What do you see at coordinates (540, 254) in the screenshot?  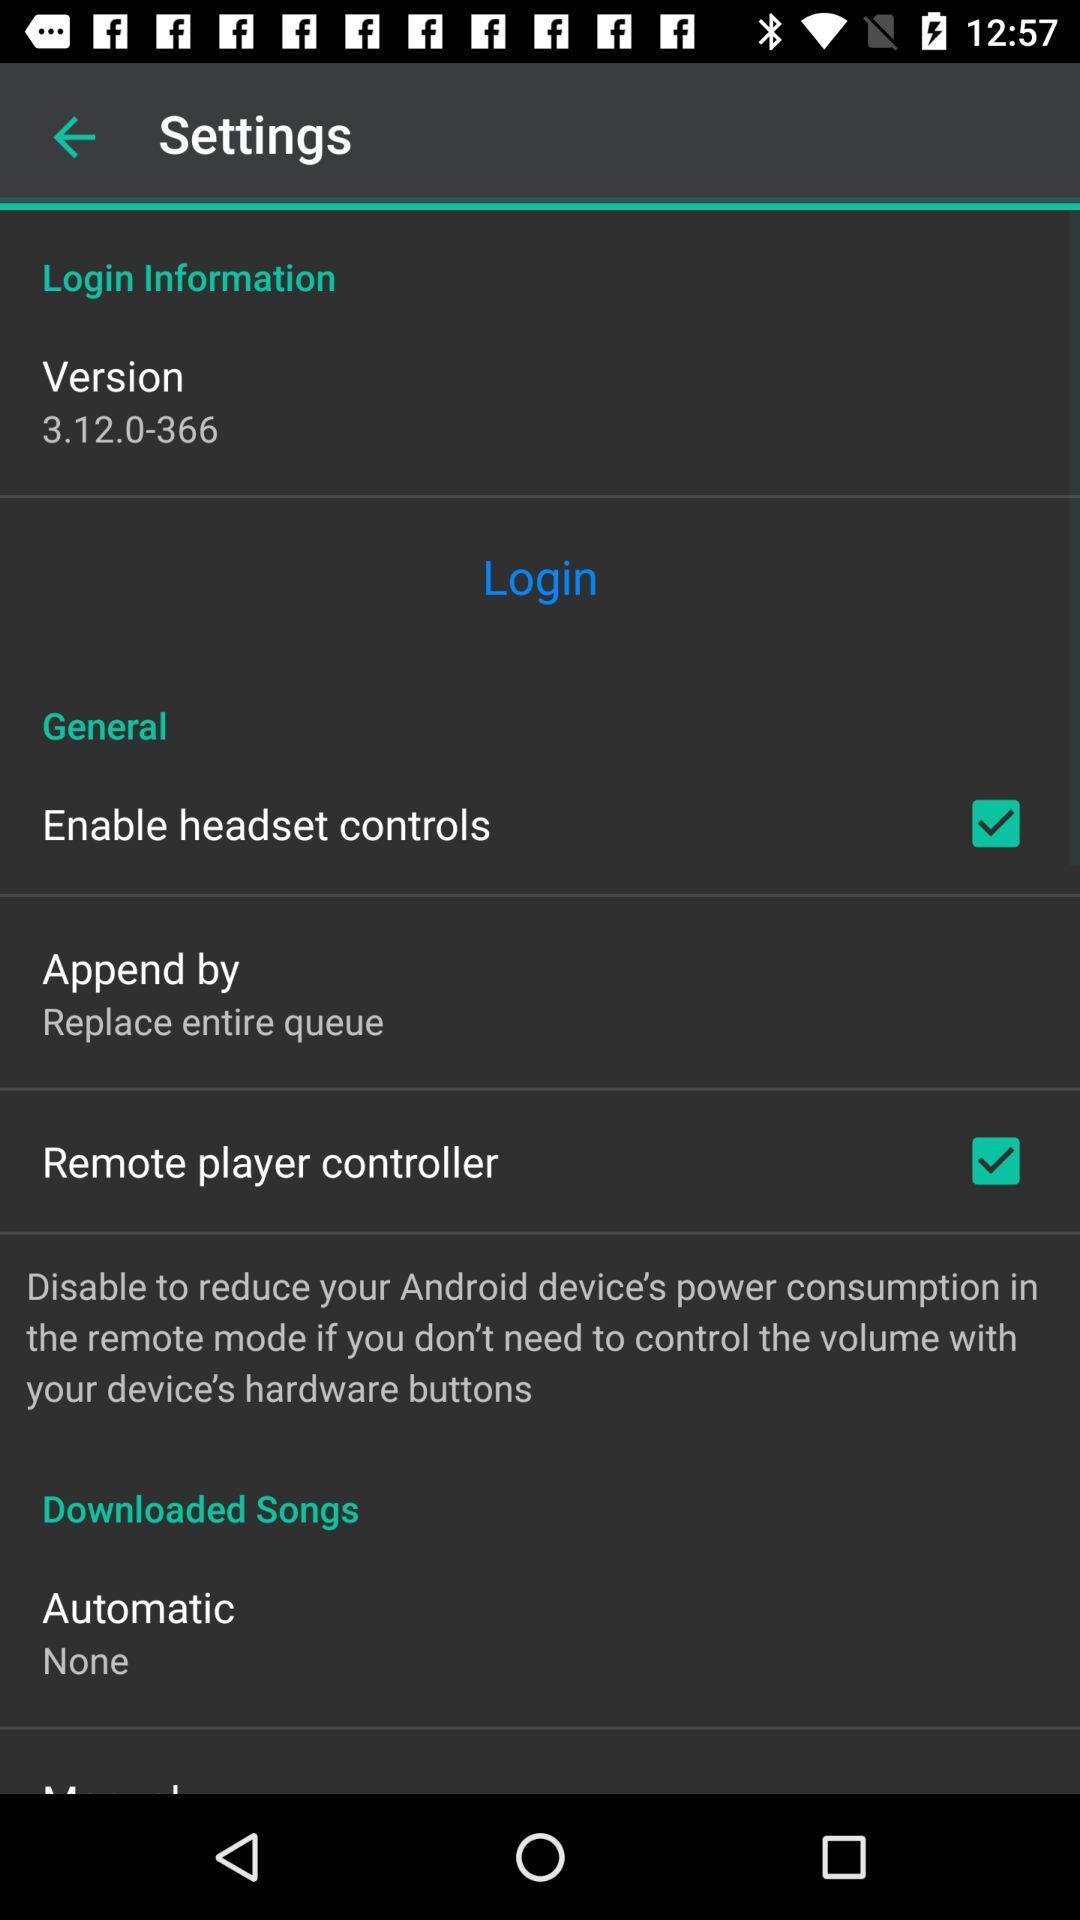 I see `the login information icon` at bounding box center [540, 254].